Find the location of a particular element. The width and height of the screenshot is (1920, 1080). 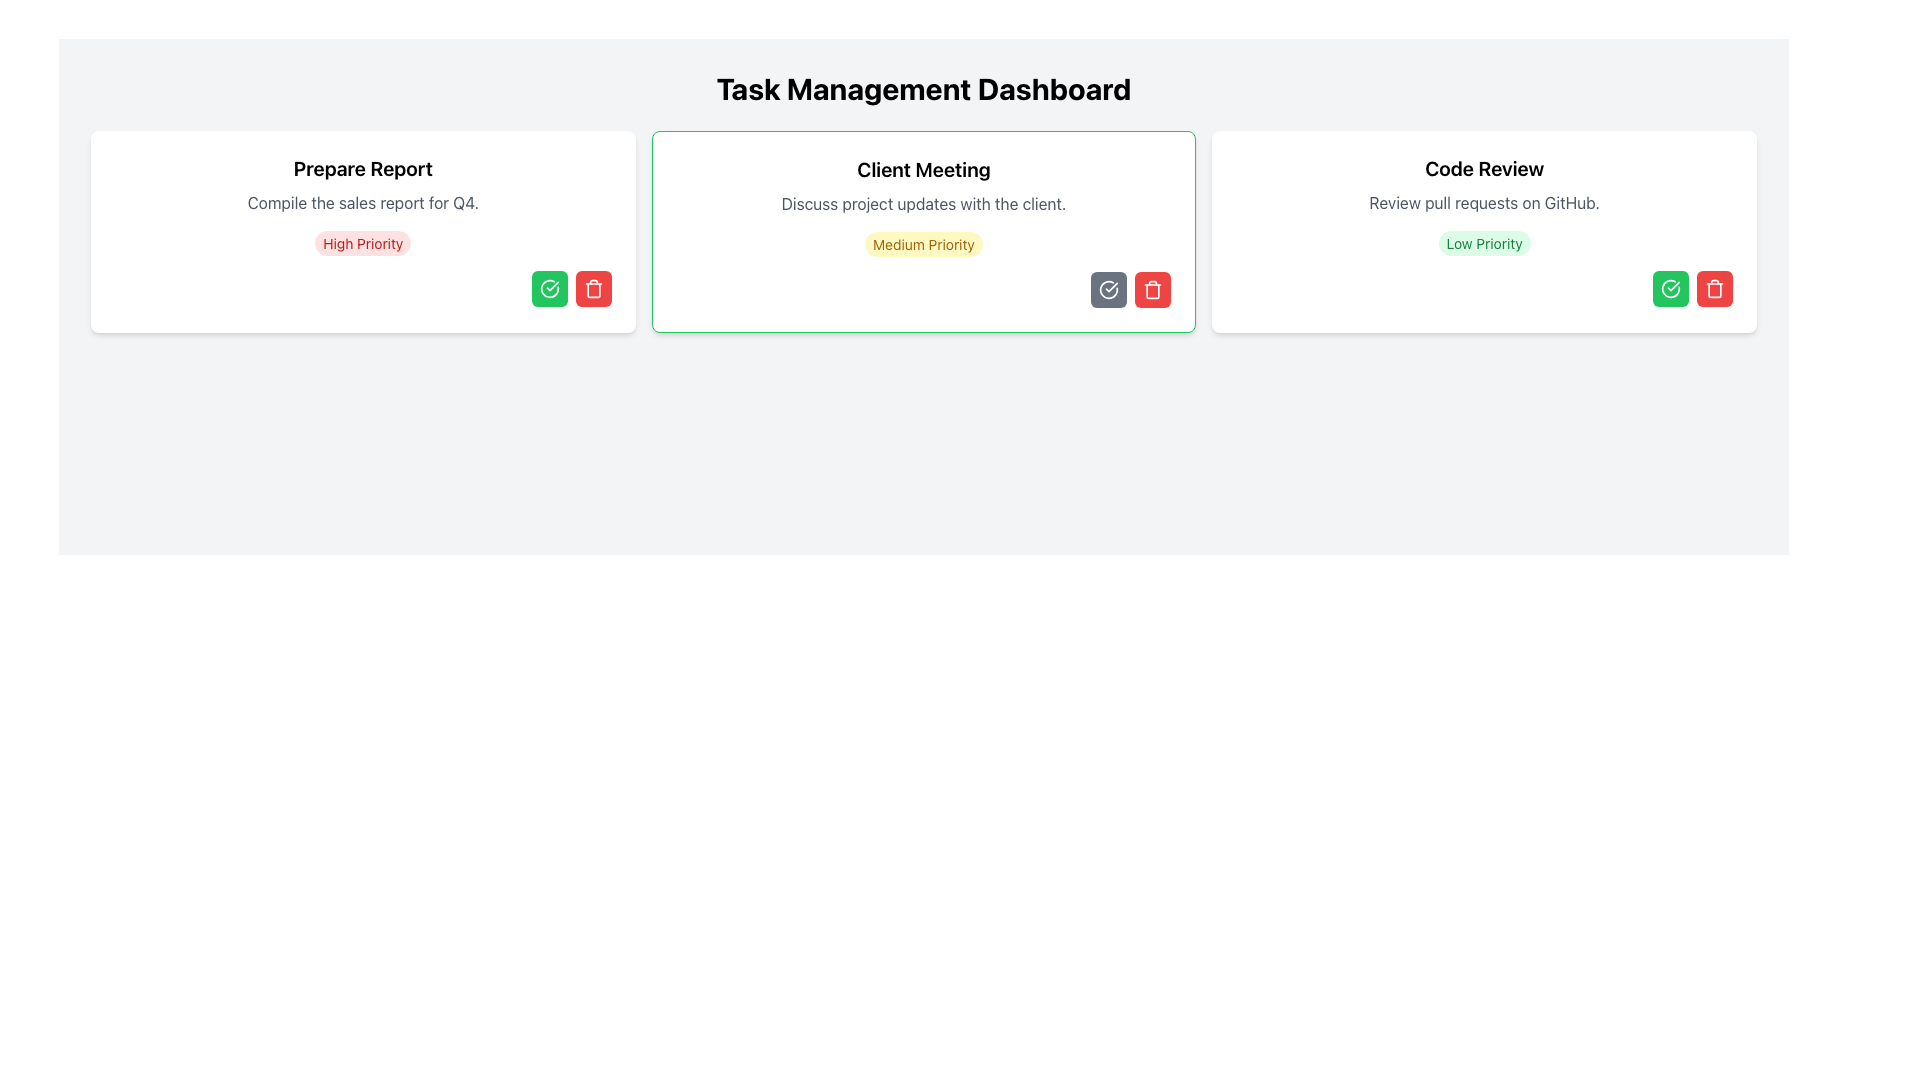

the trash icon button located at the bottom-right corner inside the 'Code Review' card is located at coordinates (1713, 289).